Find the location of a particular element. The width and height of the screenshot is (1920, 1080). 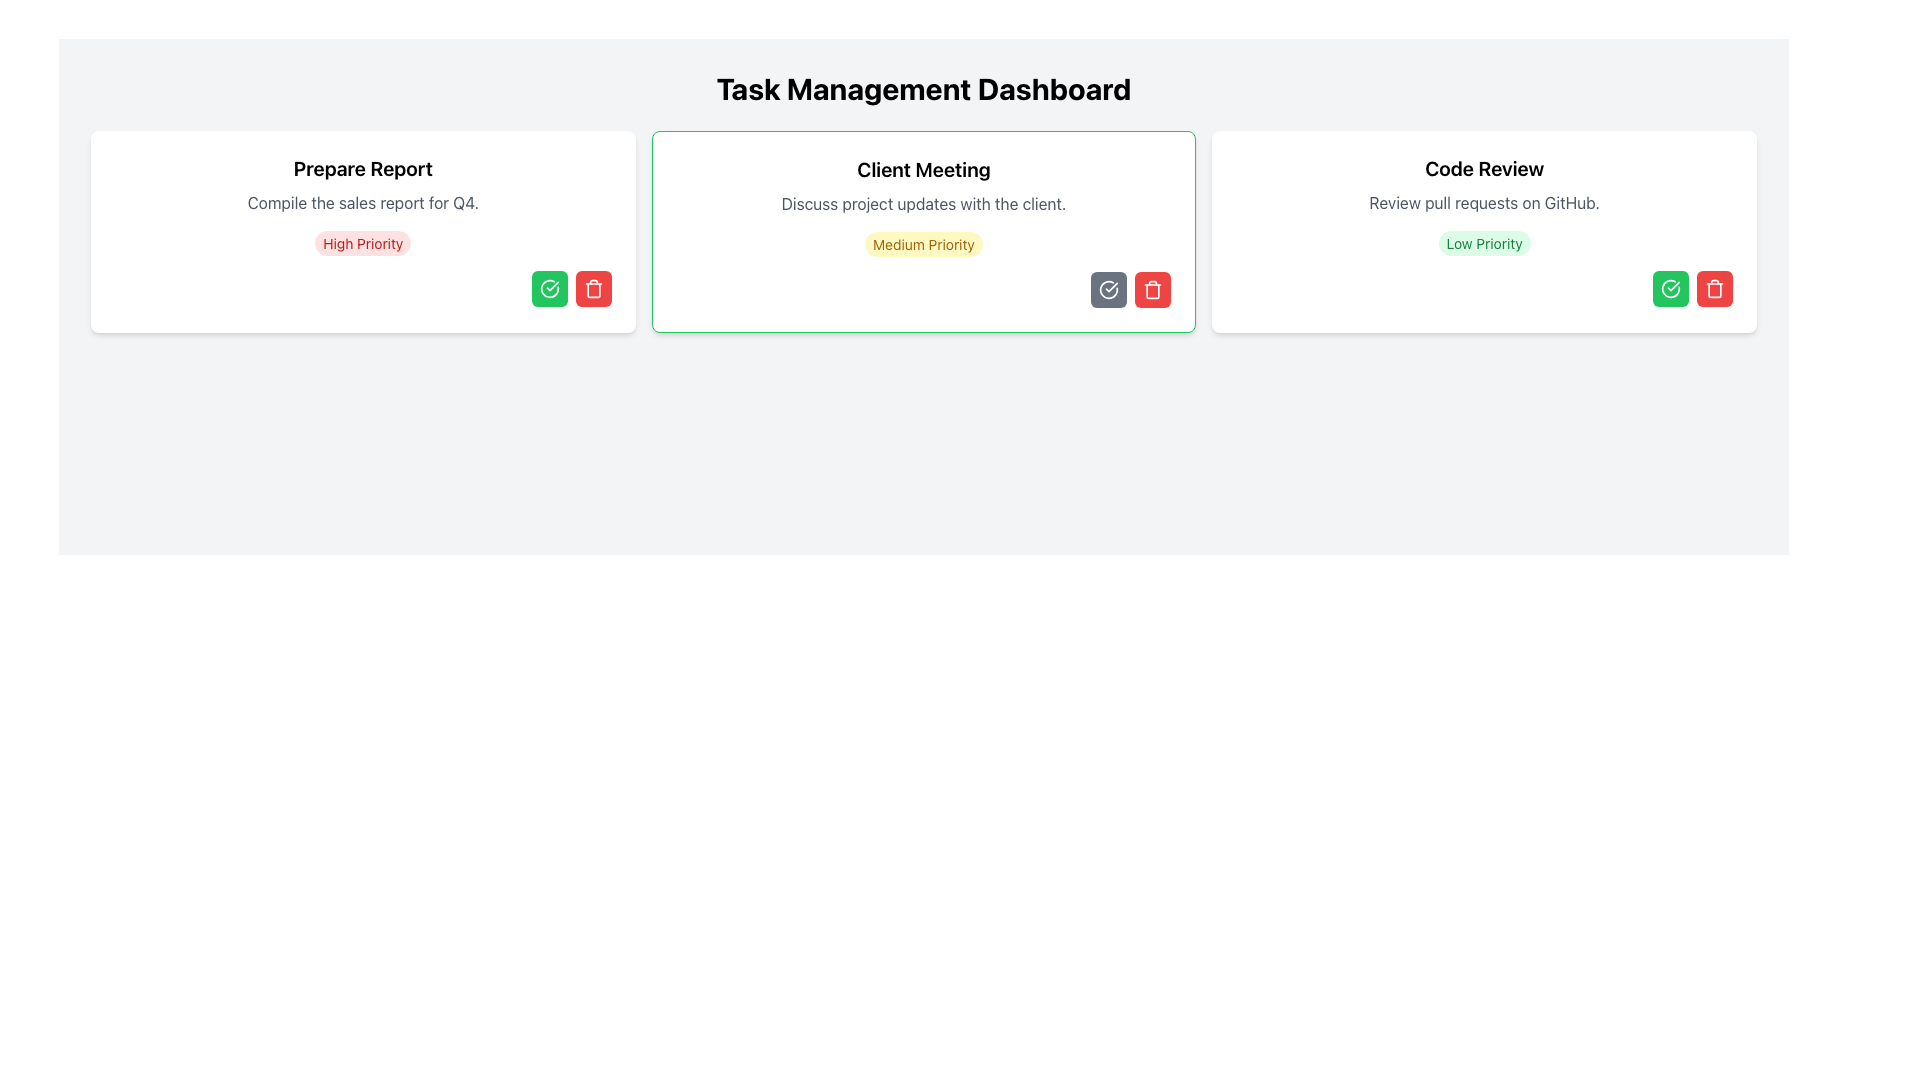

the trash icon button located at the bottom-right corner inside the 'Code Review' card is located at coordinates (1713, 289).